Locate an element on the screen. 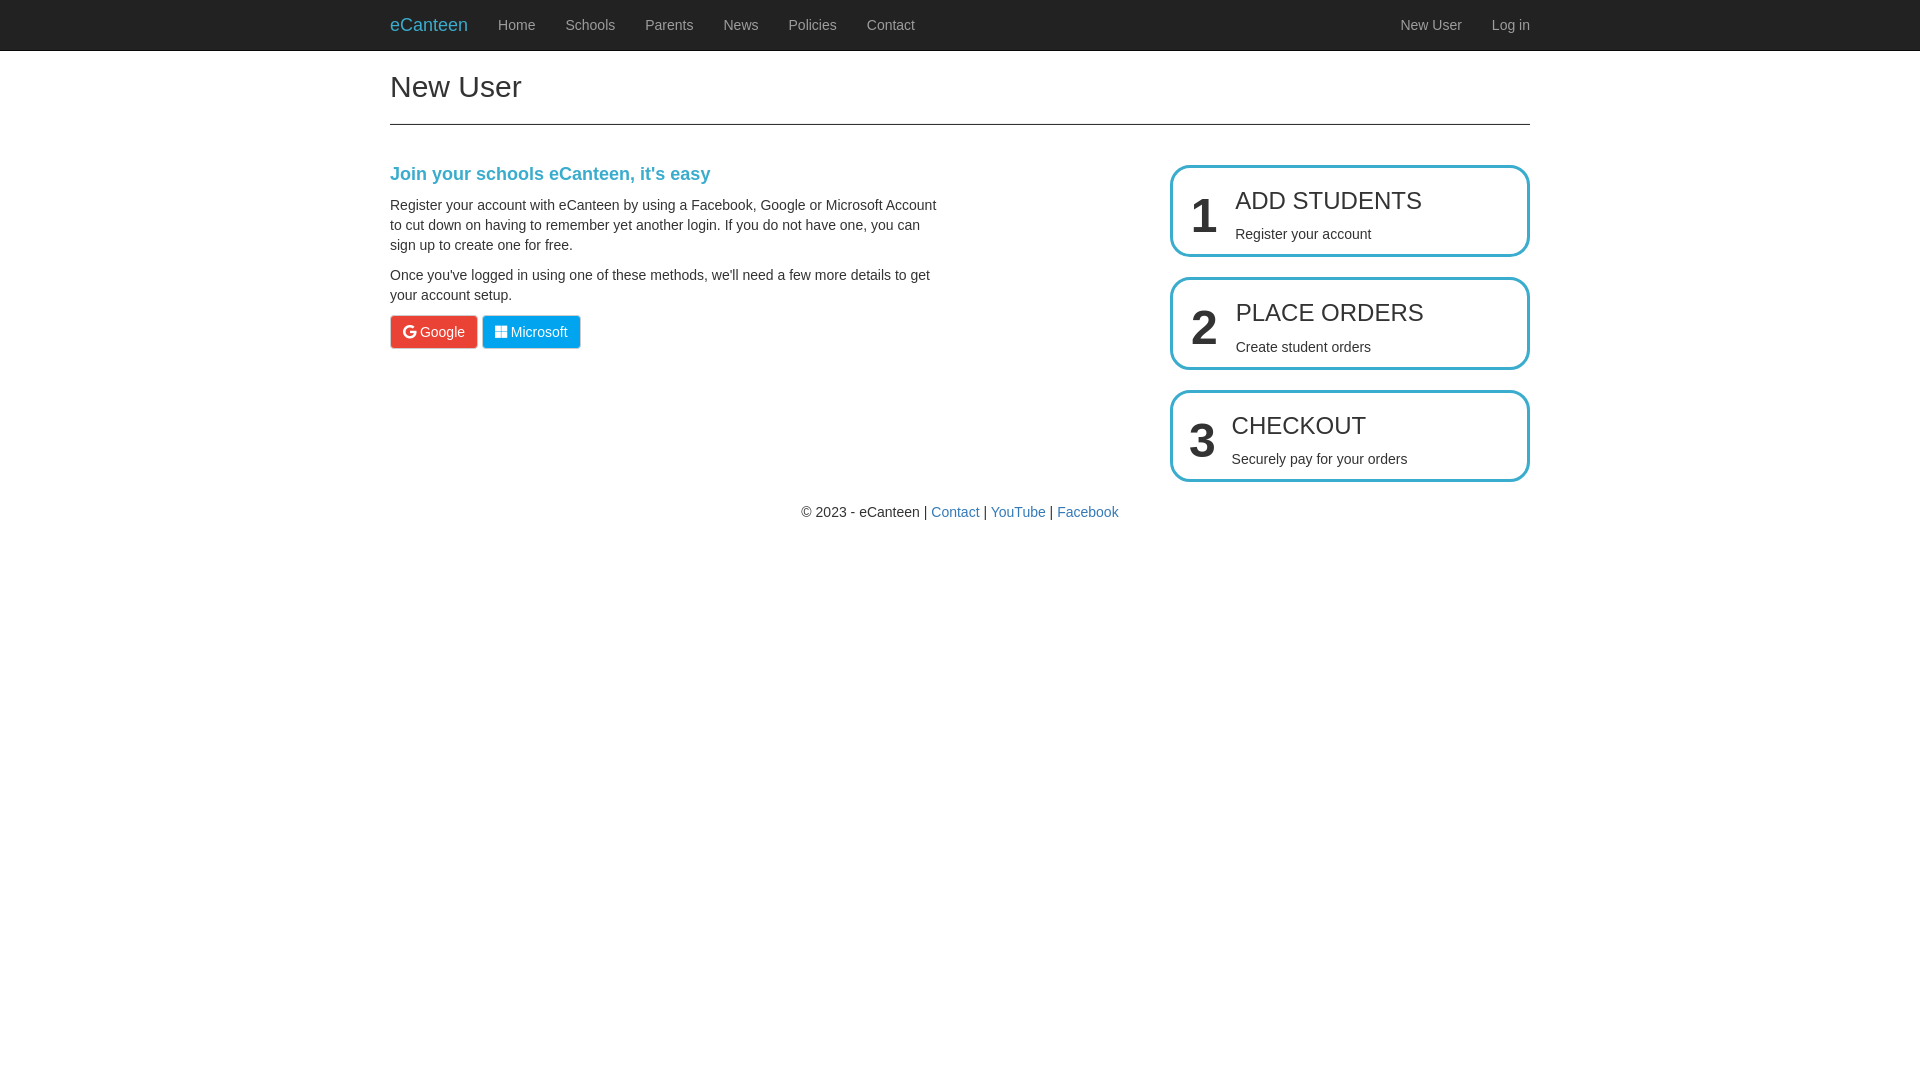 The height and width of the screenshot is (1080, 1920). 'Microsoft' is located at coordinates (531, 330).